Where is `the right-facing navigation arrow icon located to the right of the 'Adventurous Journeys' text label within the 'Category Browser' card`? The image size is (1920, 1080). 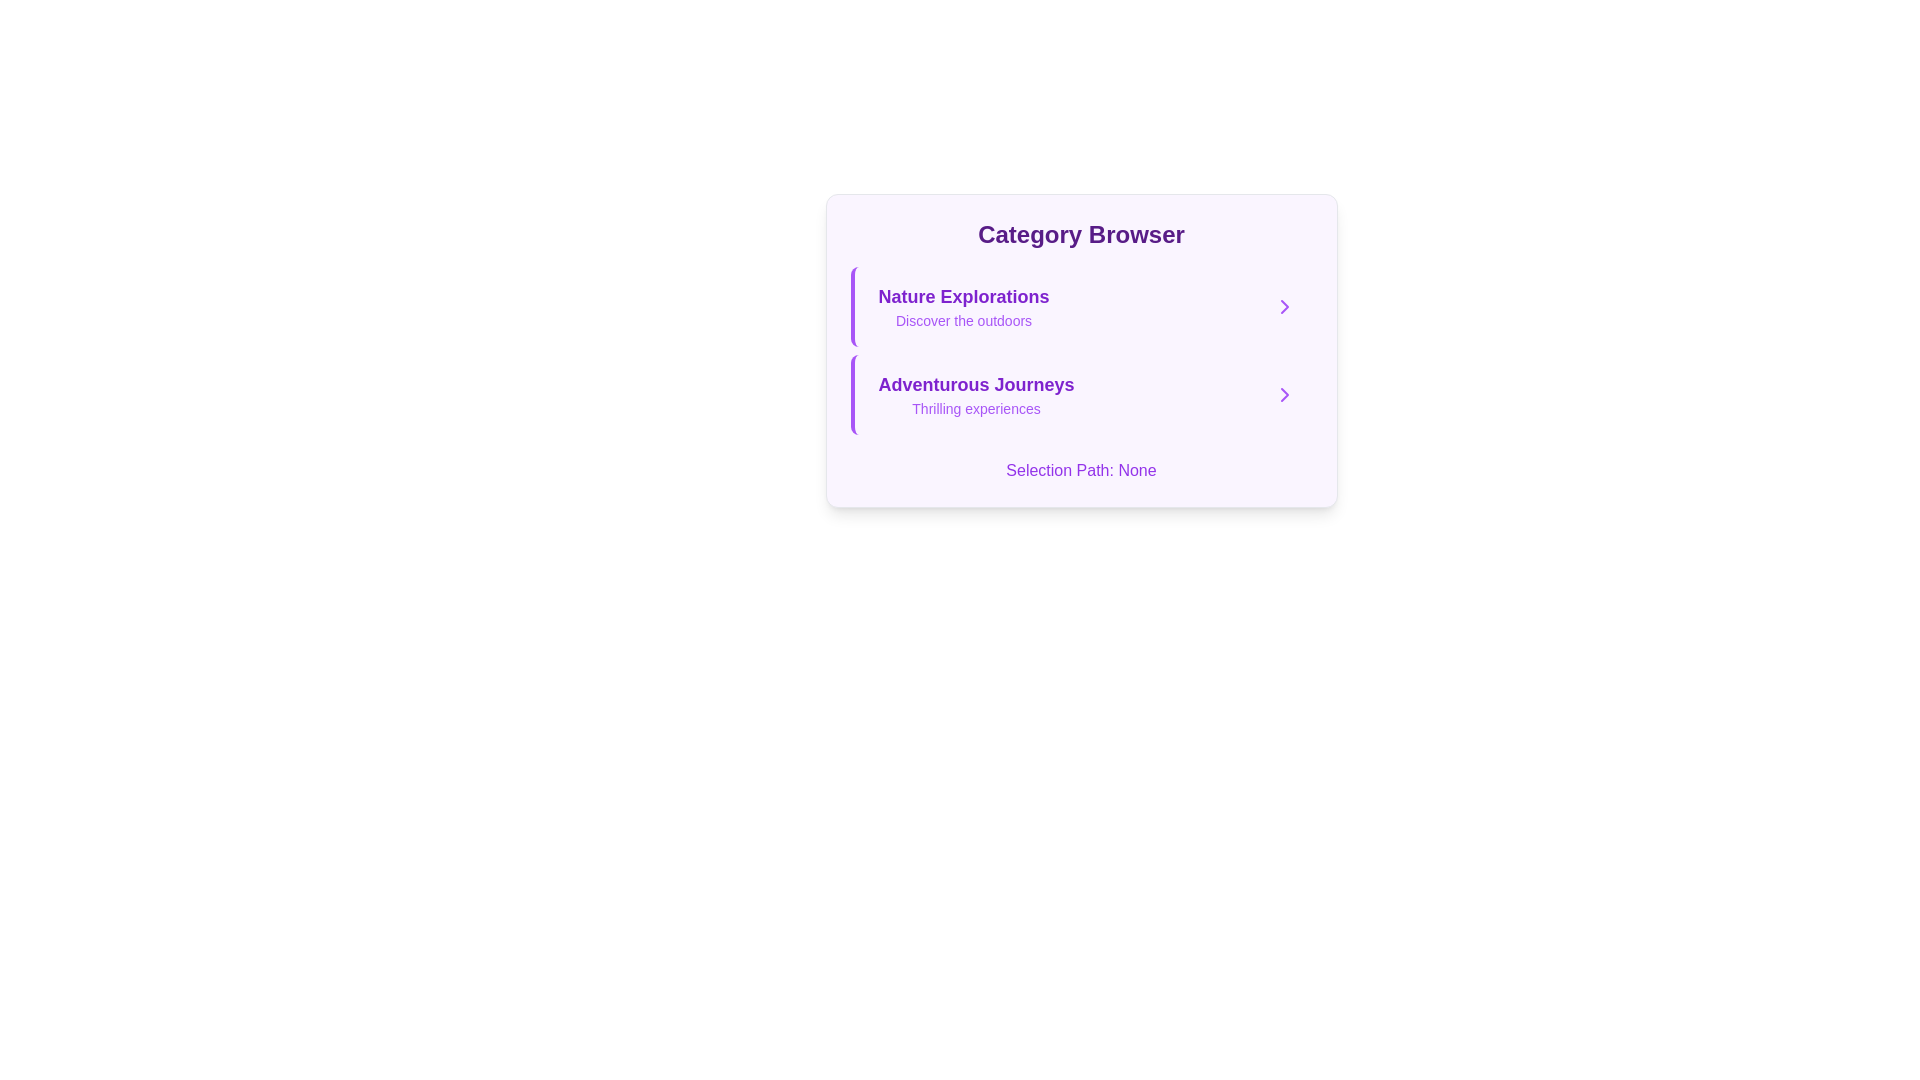 the right-facing navigation arrow icon located to the right of the 'Adventurous Journeys' text label within the 'Category Browser' card is located at coordinates (1284, 394).